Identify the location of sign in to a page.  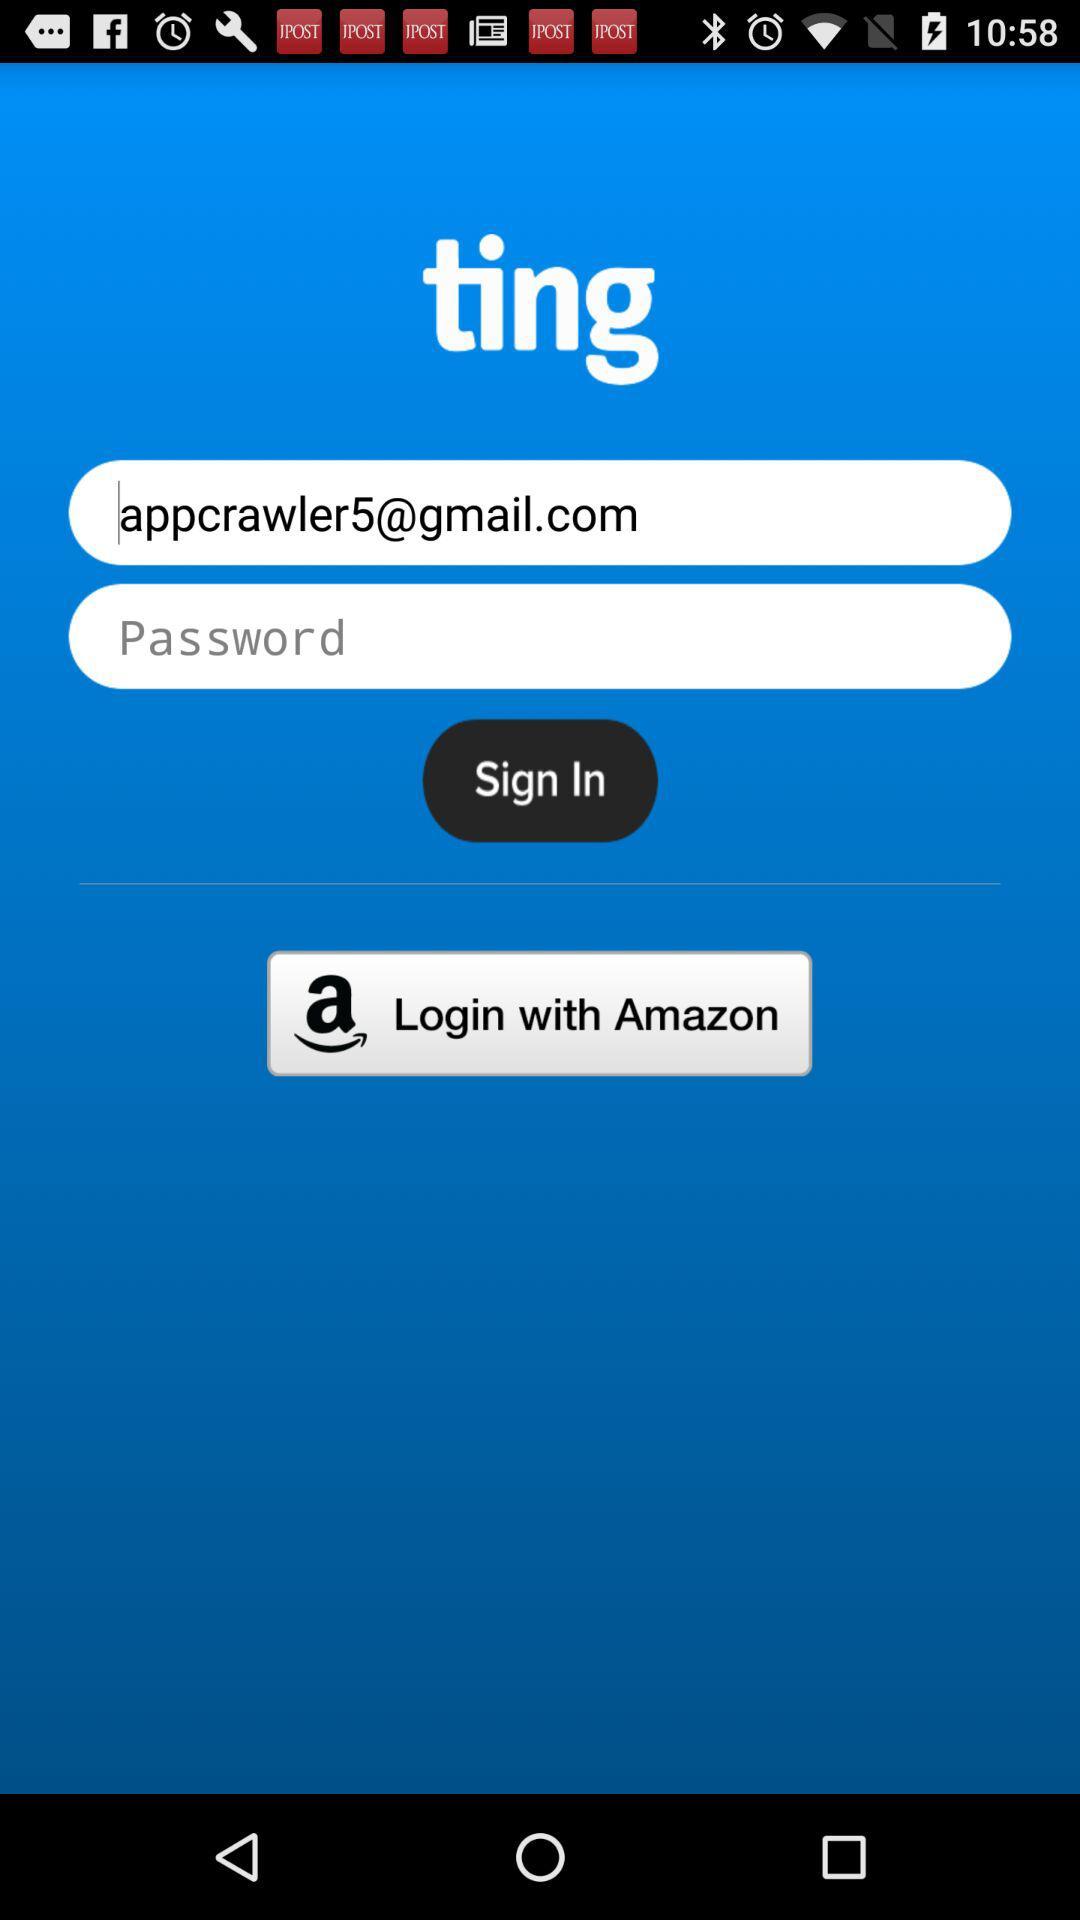
(538, 779).